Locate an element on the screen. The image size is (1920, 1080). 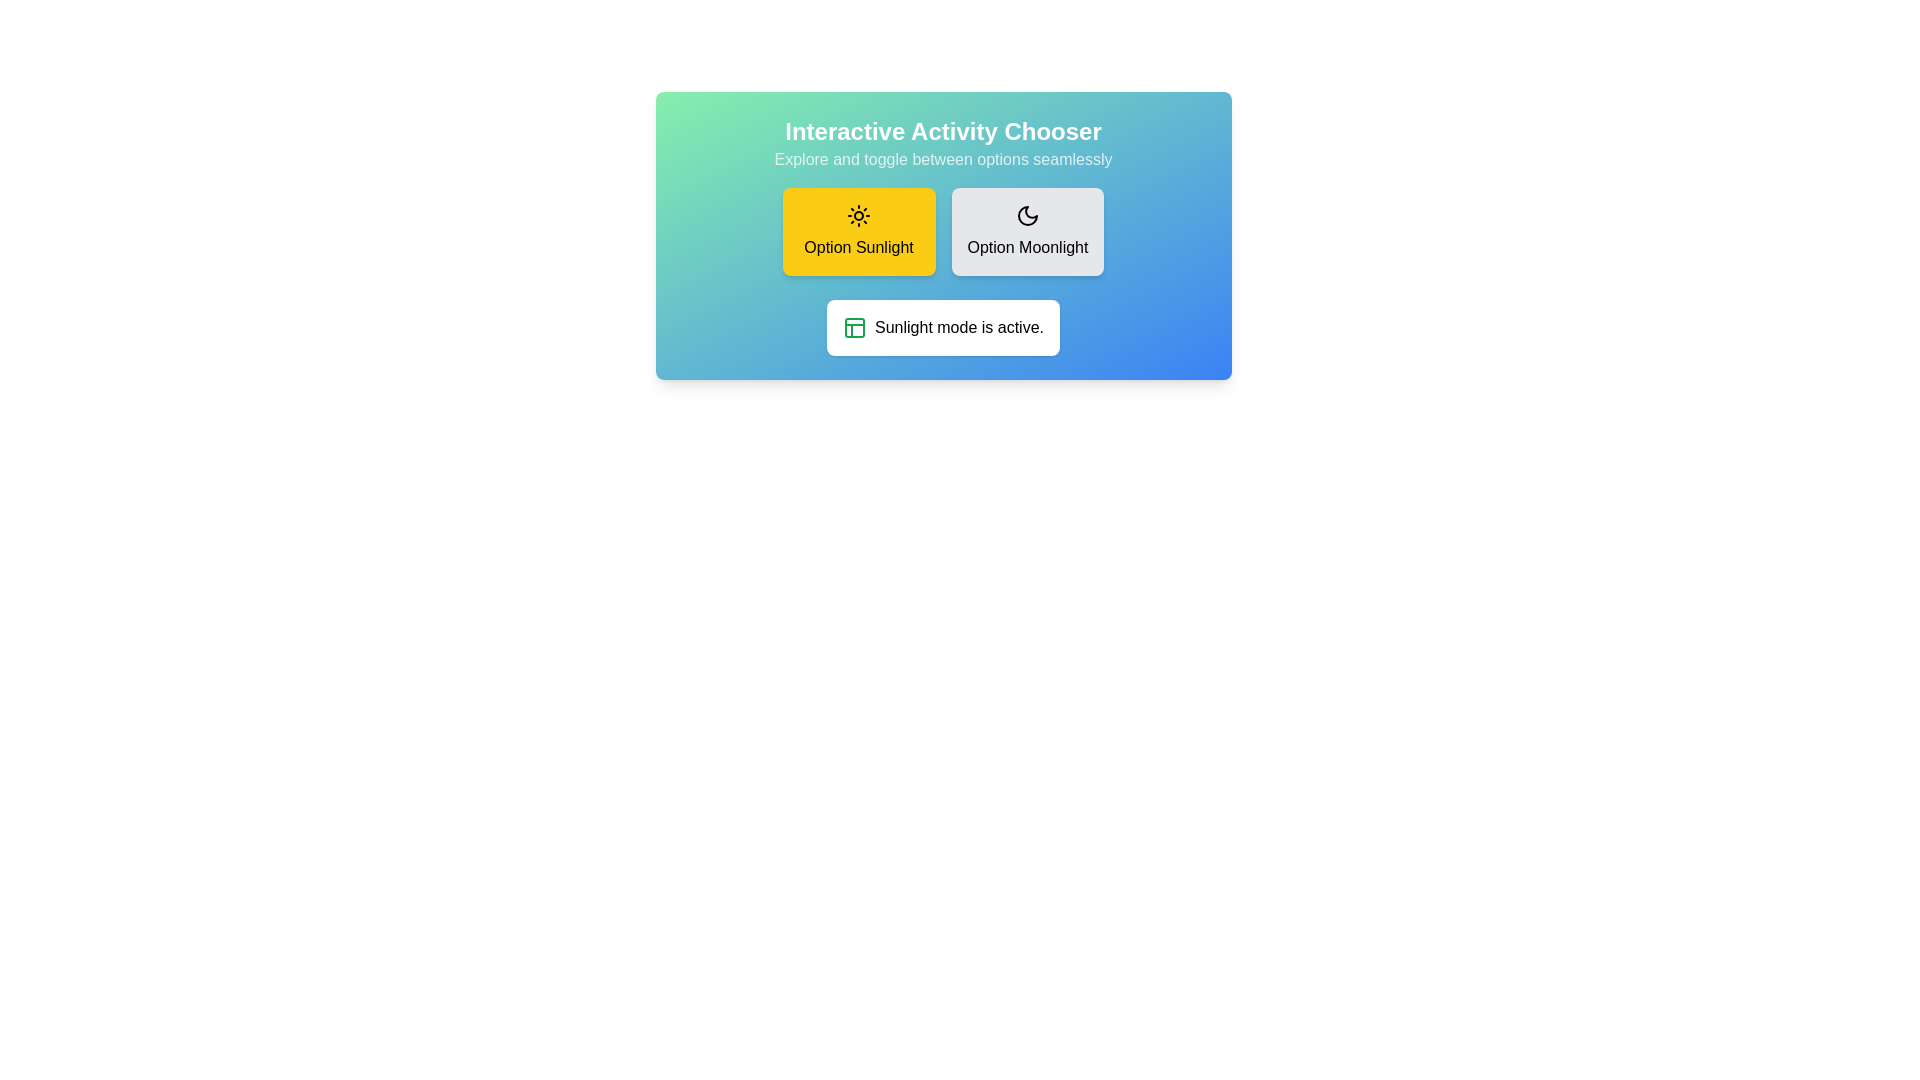
the 'Option Moonlight' button, which is a light gray rectangular button with a moon icon and bold black text below it, to initiate visual feedback is located at coordinates (1027, 230).